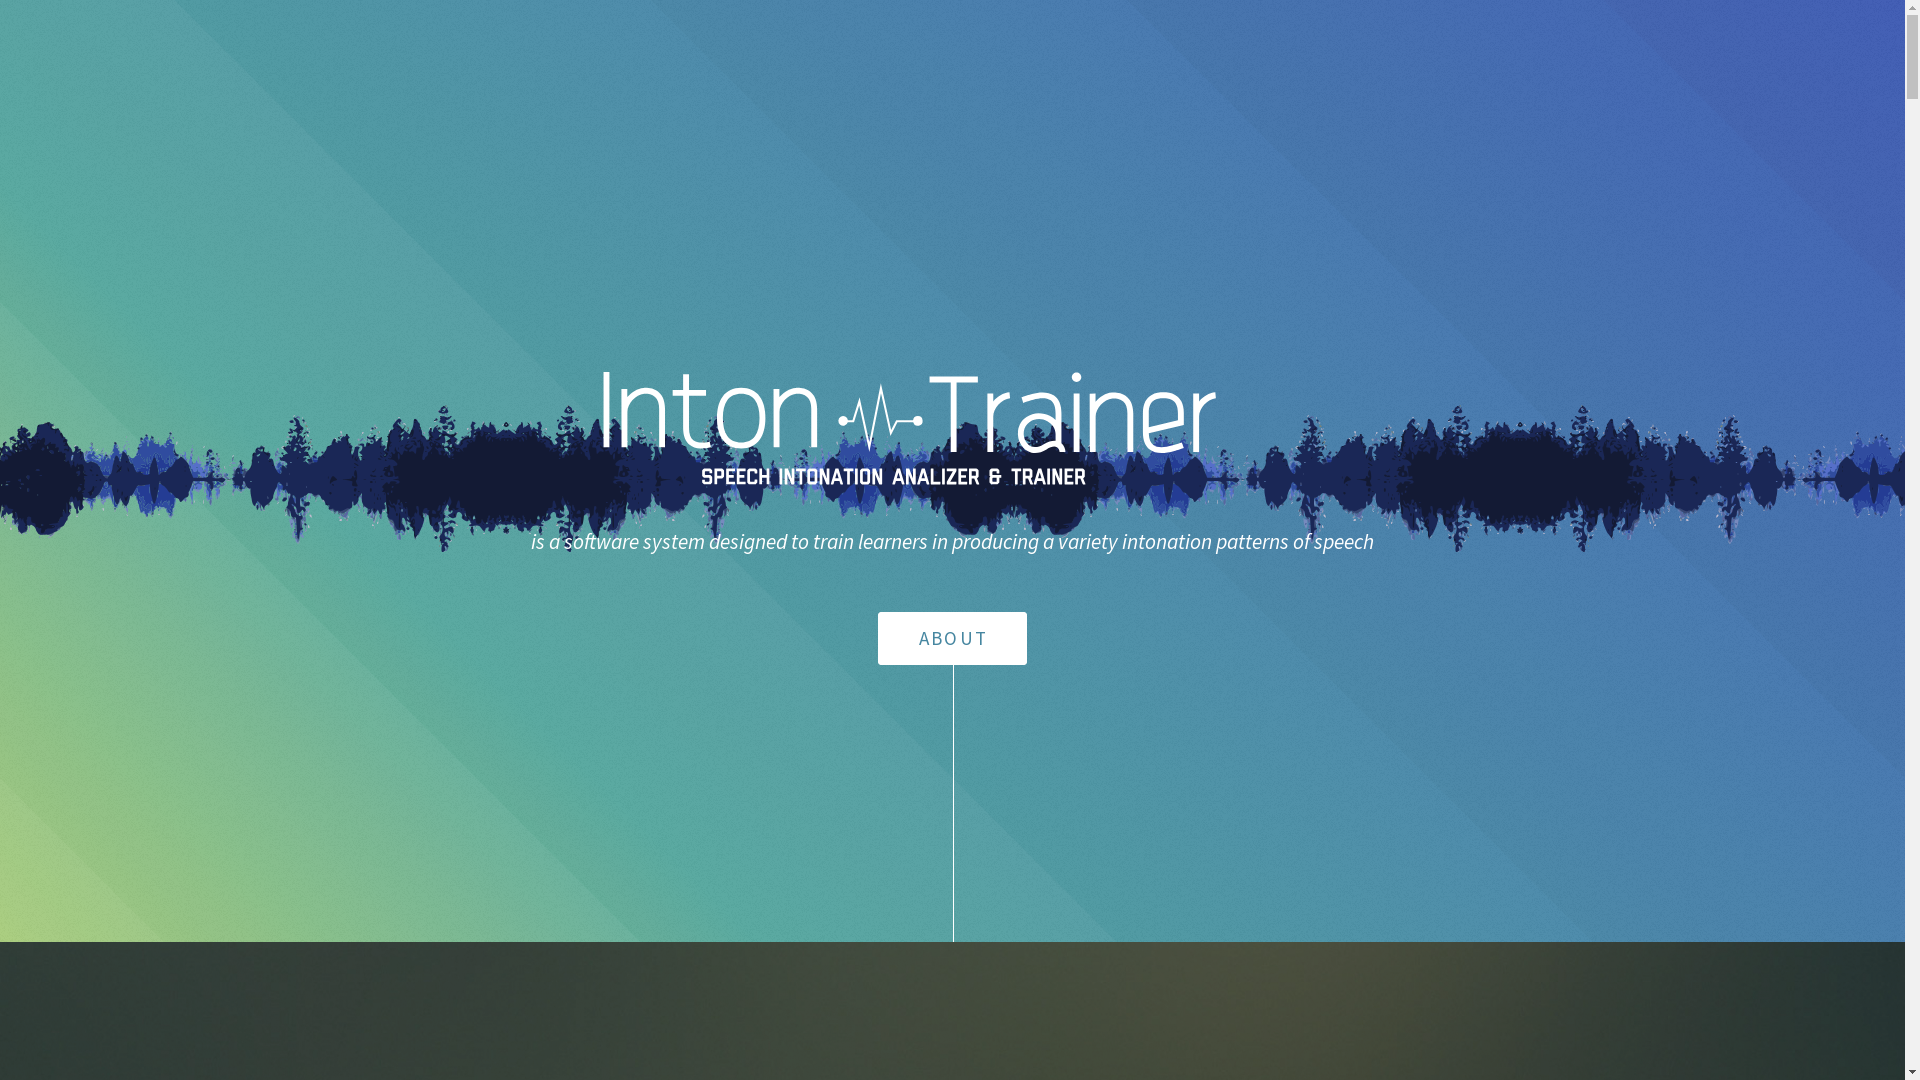  I want to click on 'ABOUT', so click(951, 638).